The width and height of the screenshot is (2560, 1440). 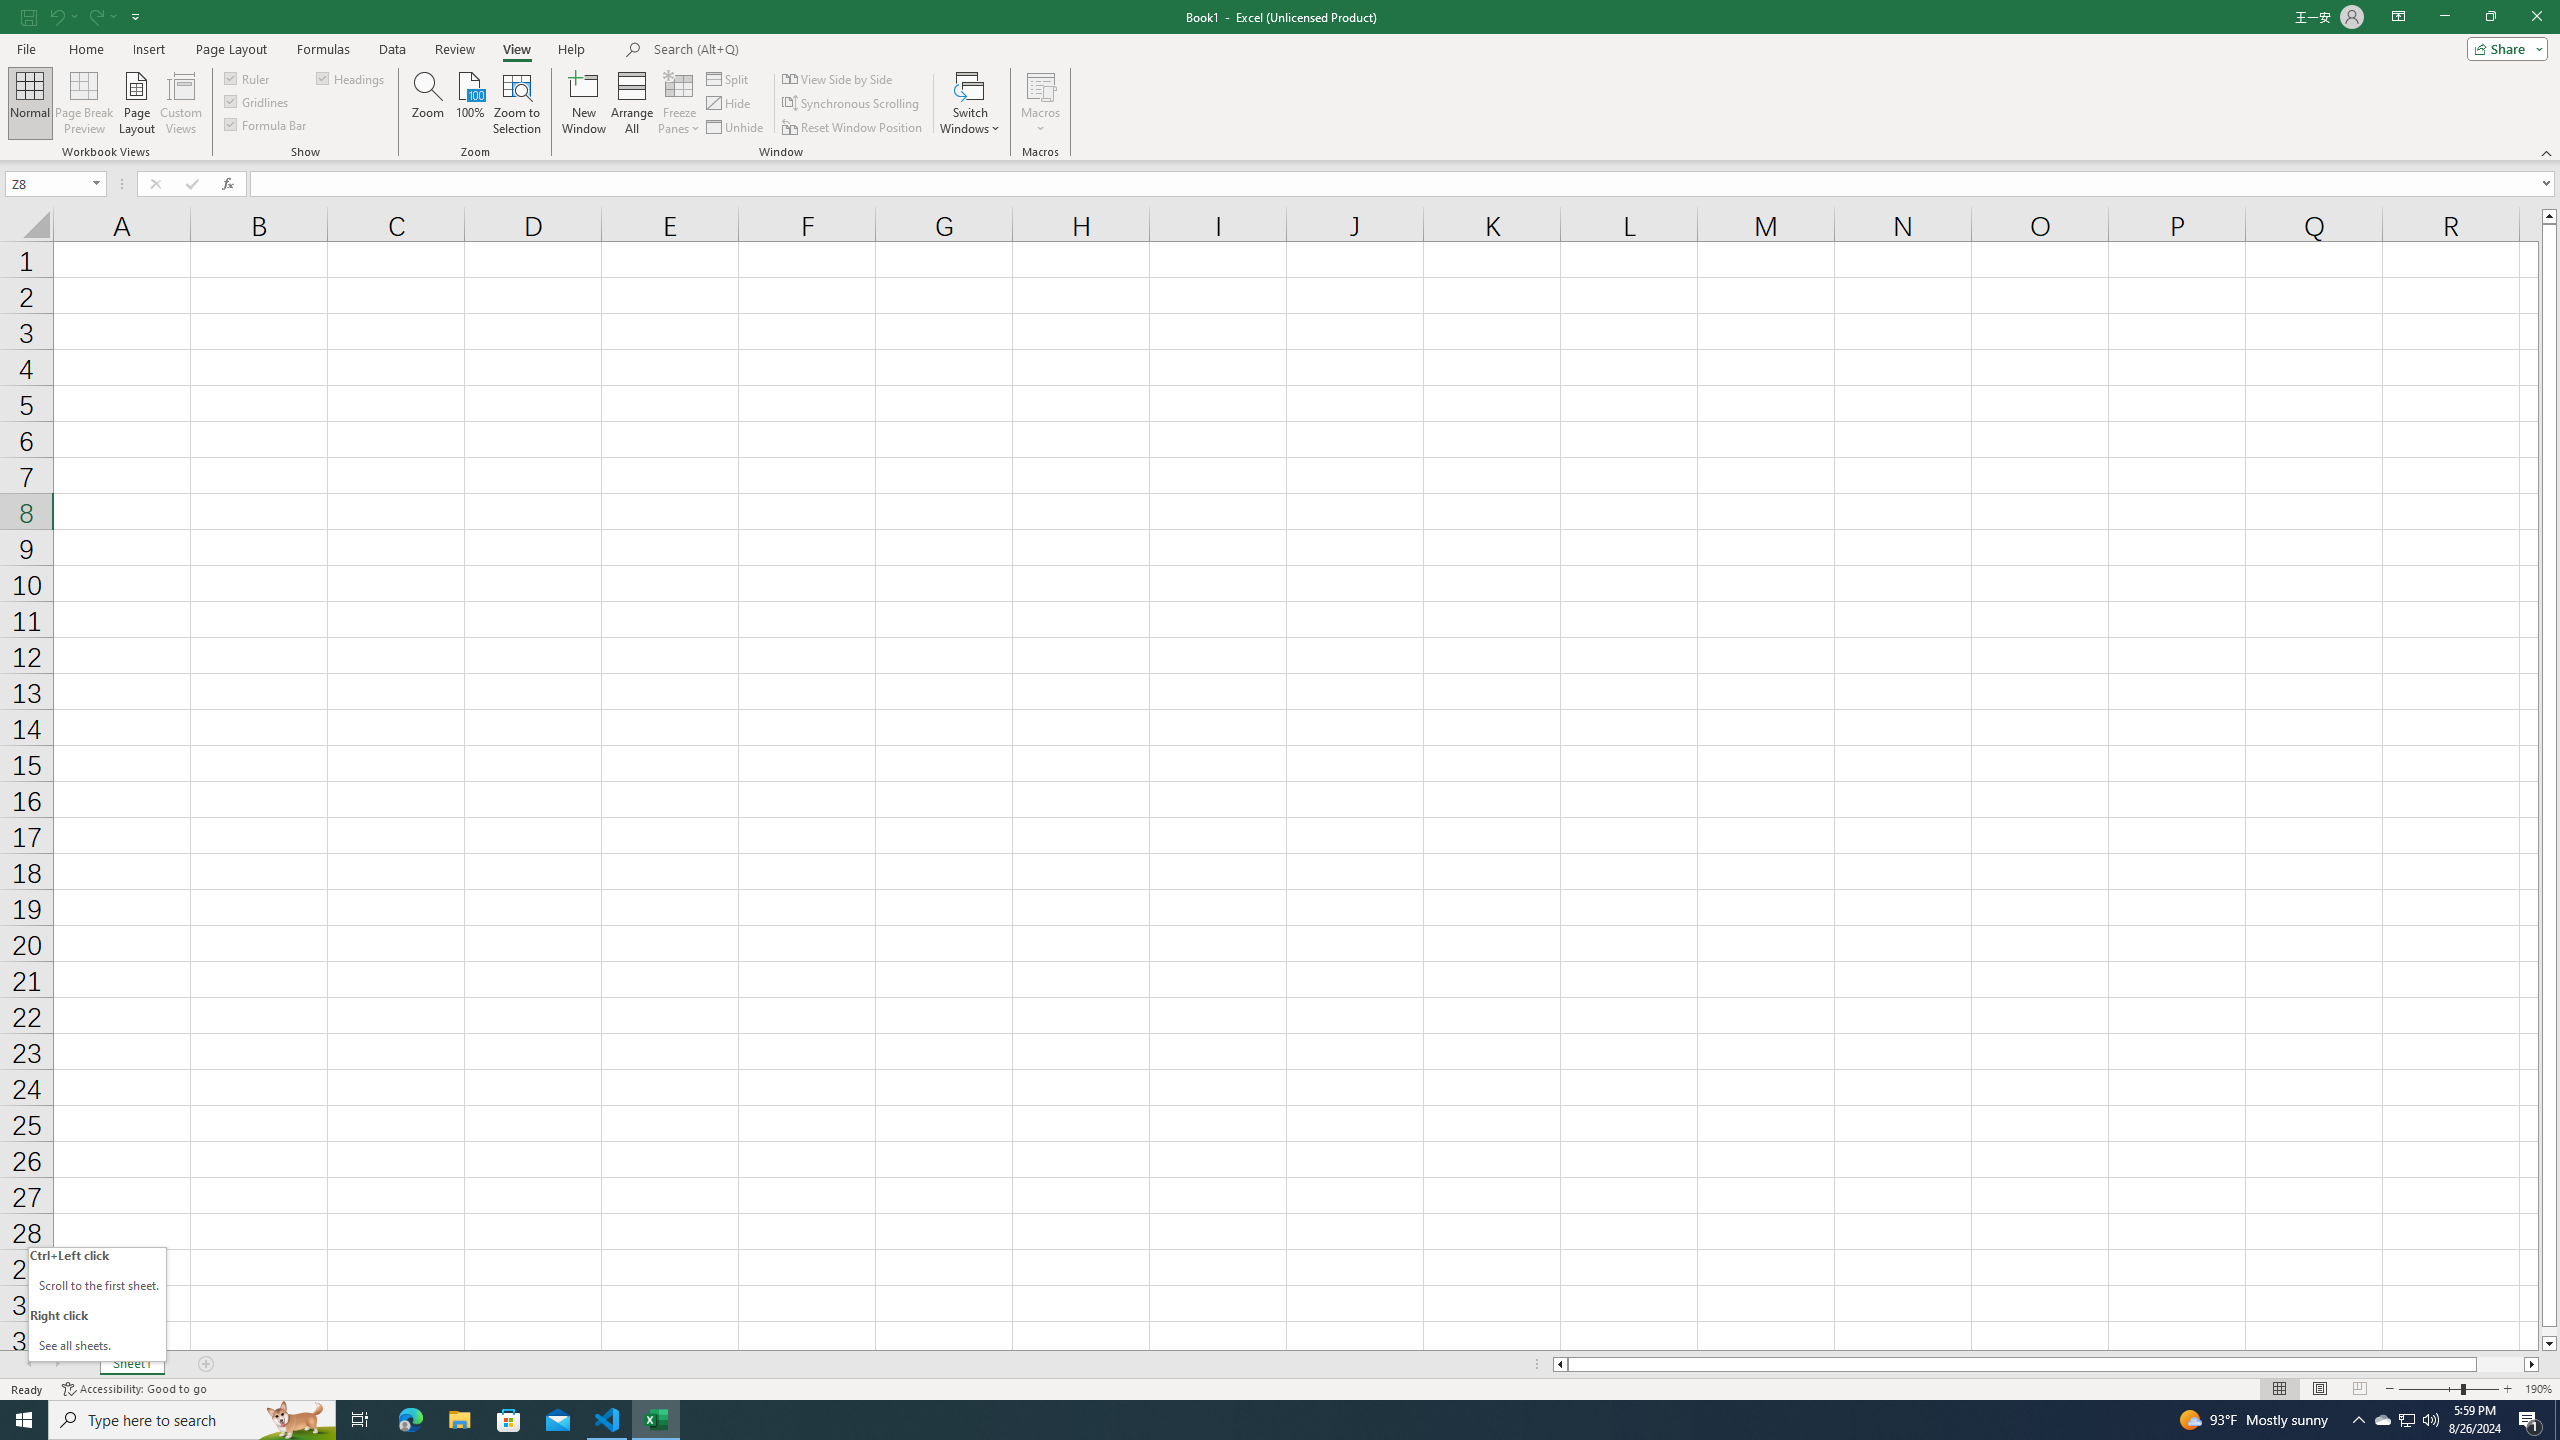 I want to click on 'Unhide...', so click(x=737, y=127).